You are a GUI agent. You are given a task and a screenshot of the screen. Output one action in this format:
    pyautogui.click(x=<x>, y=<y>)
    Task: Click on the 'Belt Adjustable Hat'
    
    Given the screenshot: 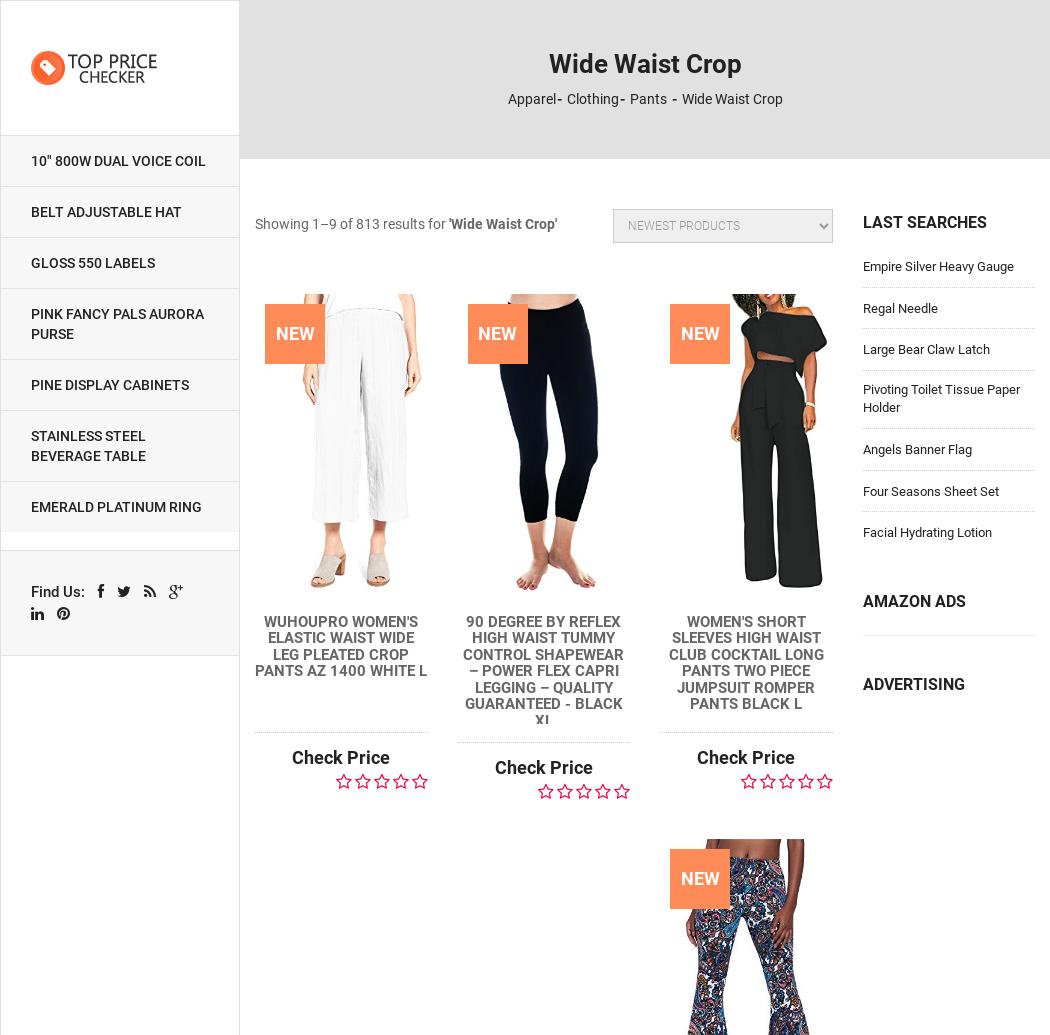 What is the action you would take?
    pyautogui.click(x=106, y=211)
    